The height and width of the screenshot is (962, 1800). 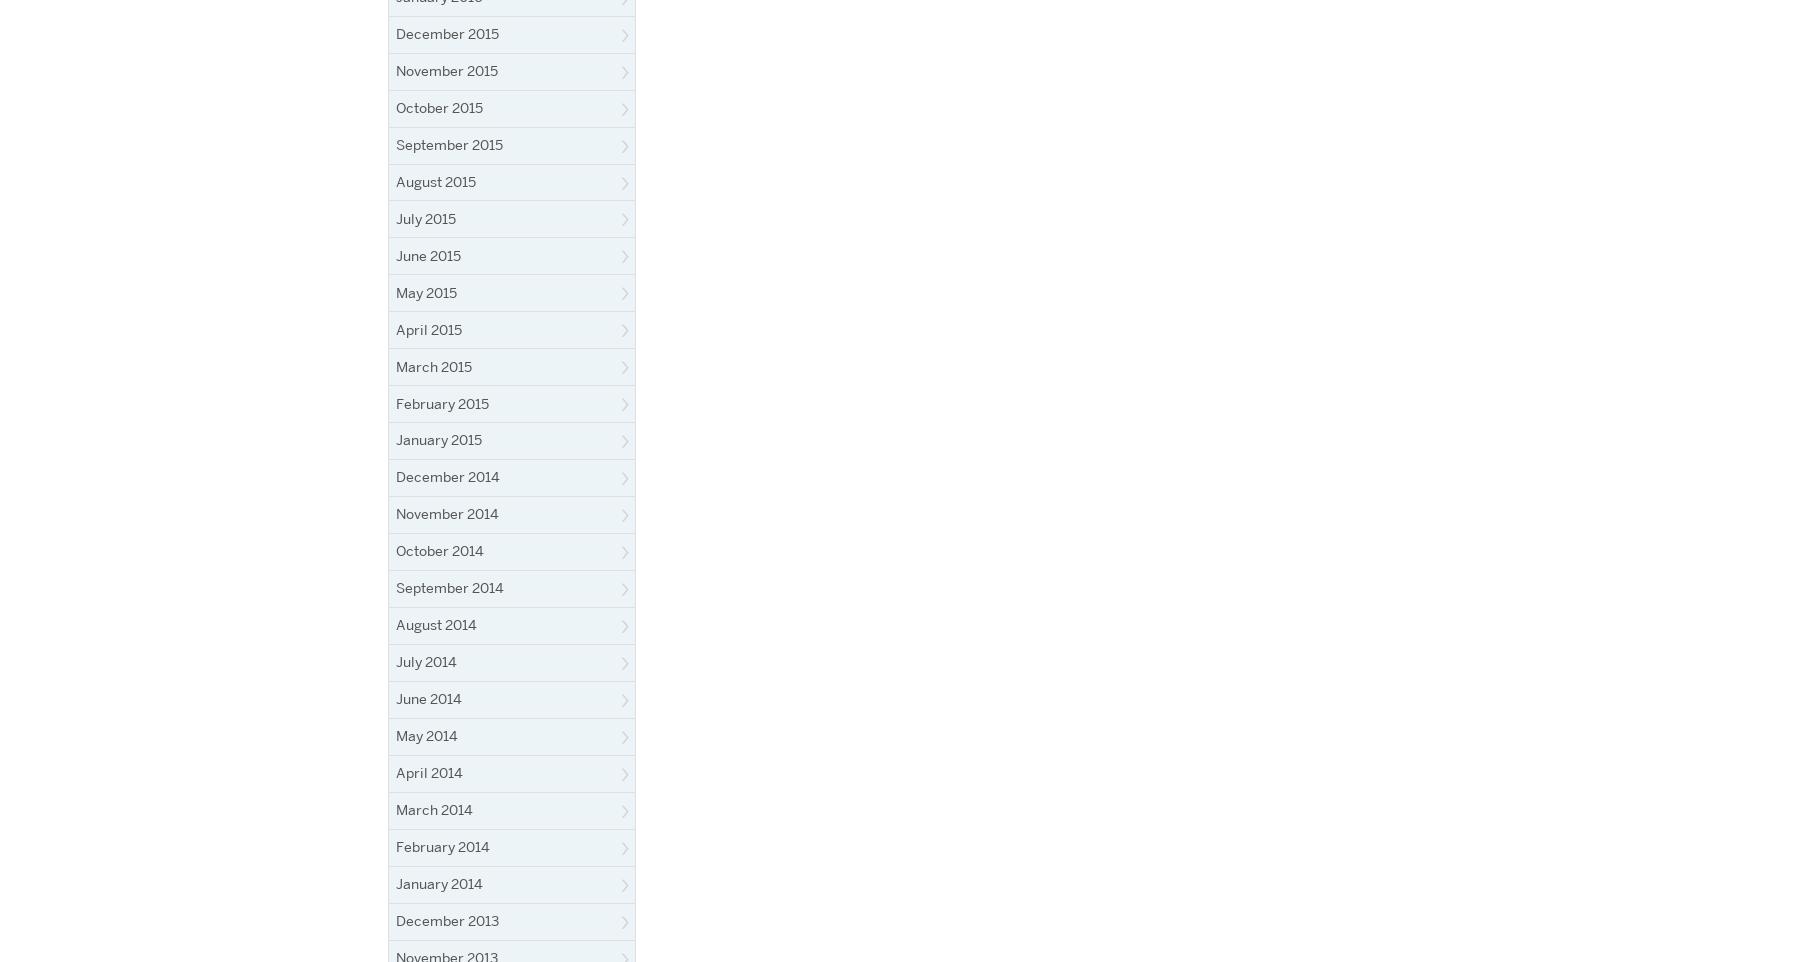 What do you see at coordinates (426, 216) in the screenshot?
I see `'July 2015'` at bounding box center [426, 216].